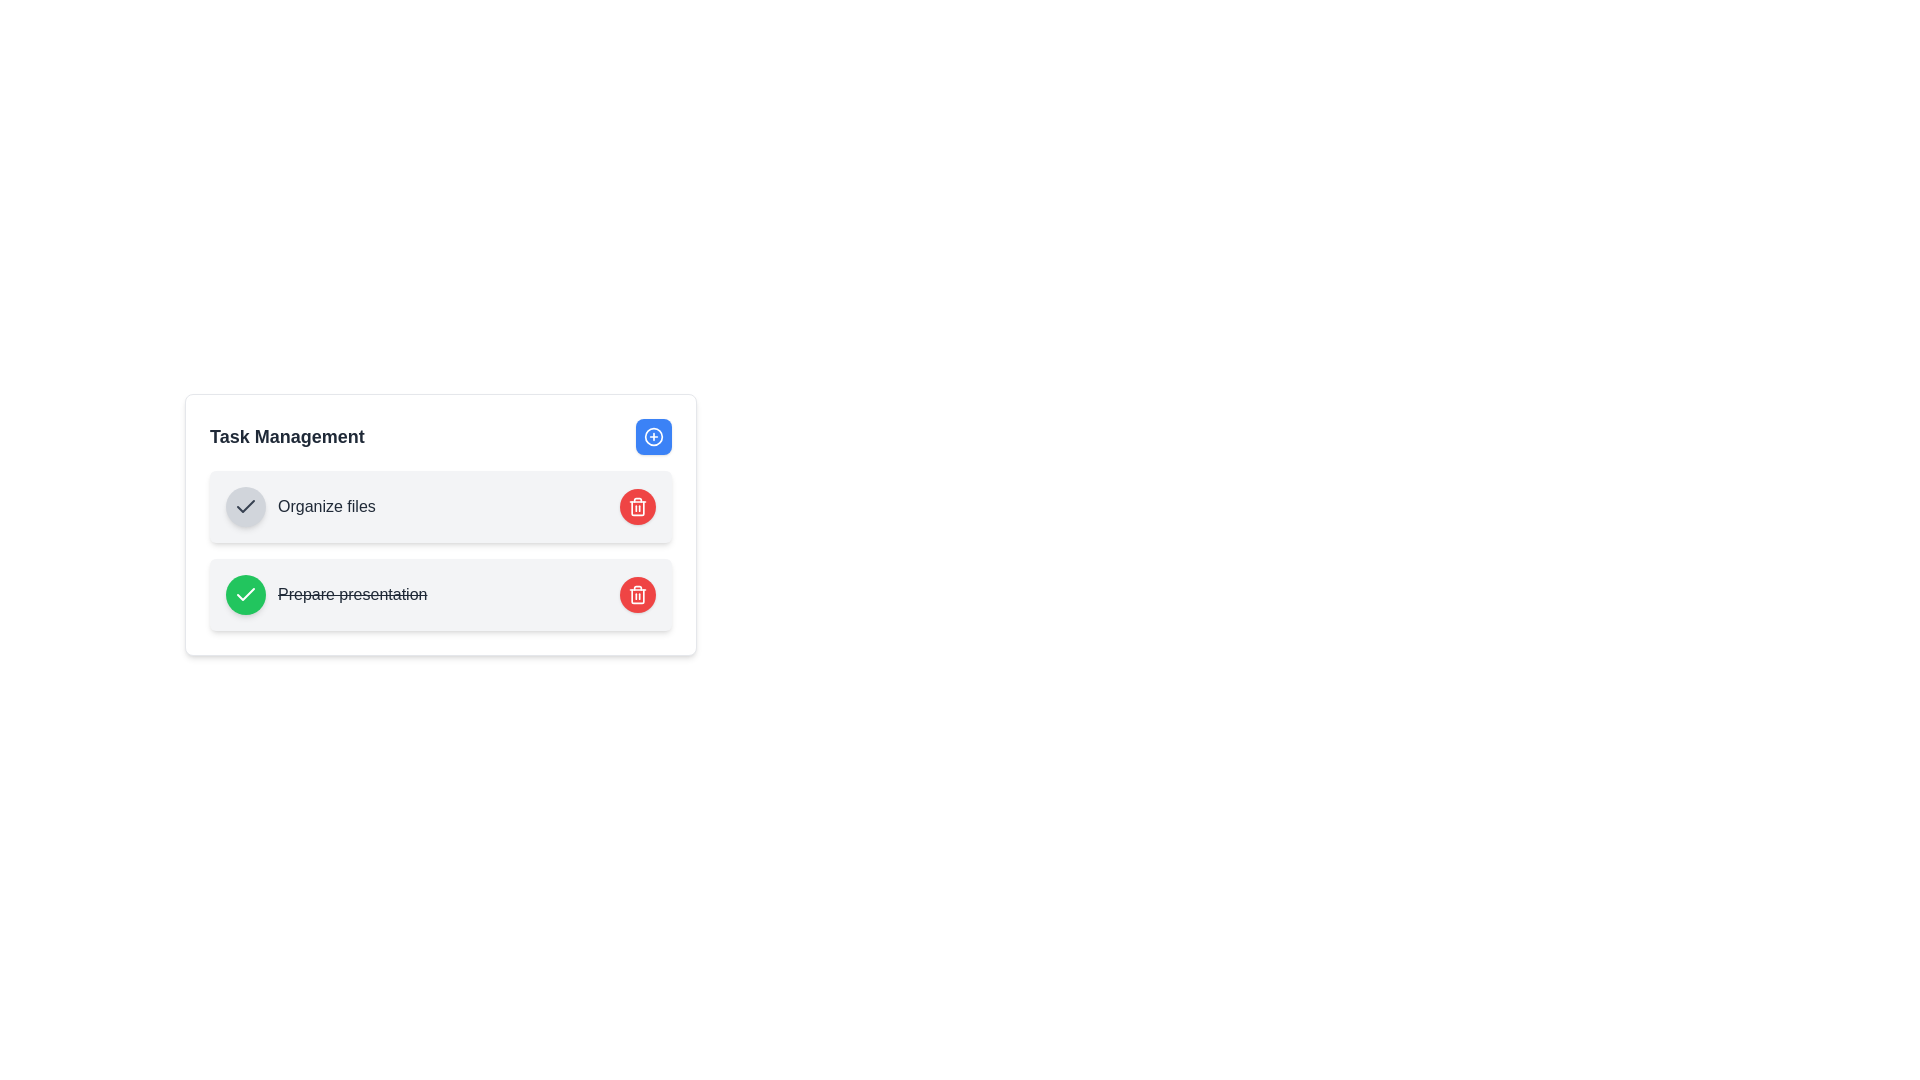 Image resolution: width=1920 pixels, height=1080 pixels. What do you see at coordinates (244, 593) in the screenshot?
I see `the state of the checkmark icon, which is part of the completed task indicator located within the green circle to the left of the text 'Prepare presentation'` at bounding box center [244, 593].